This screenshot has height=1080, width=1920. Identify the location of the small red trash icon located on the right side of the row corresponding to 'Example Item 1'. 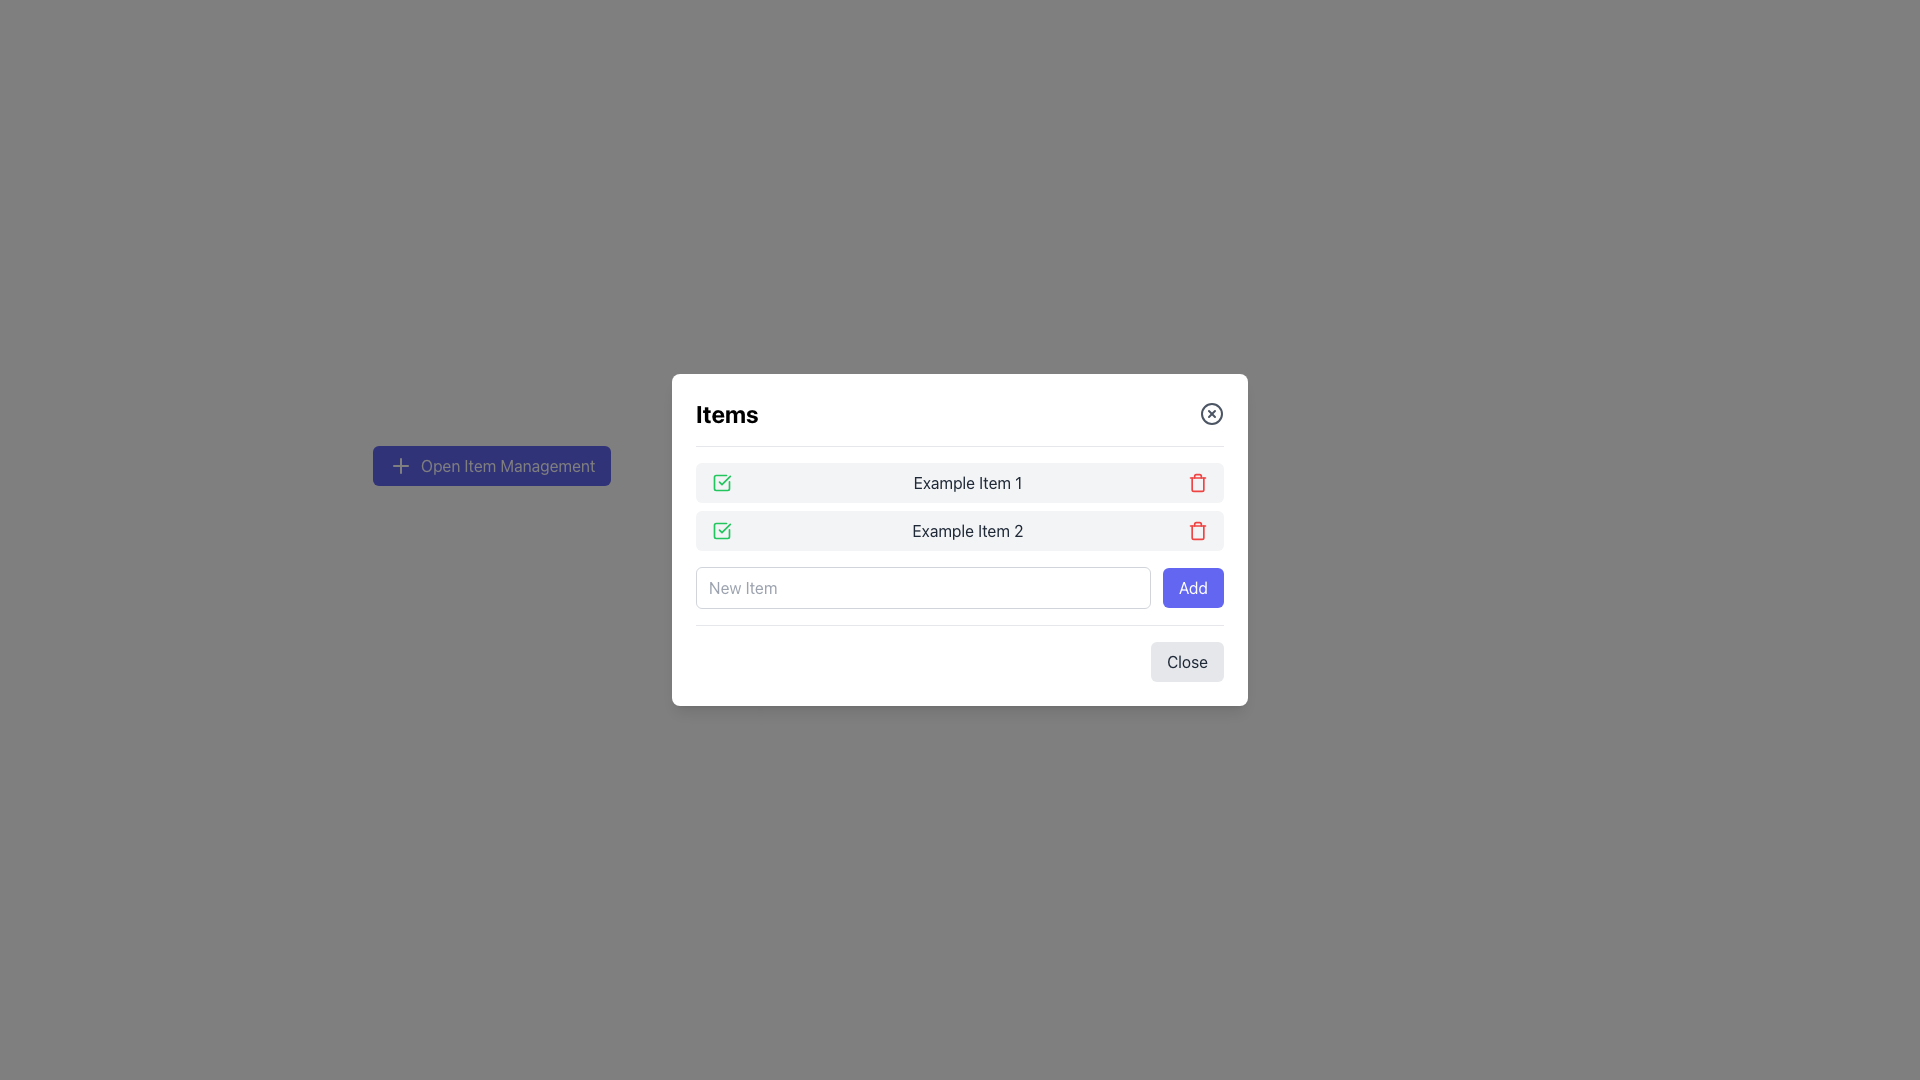
(1198, 482).